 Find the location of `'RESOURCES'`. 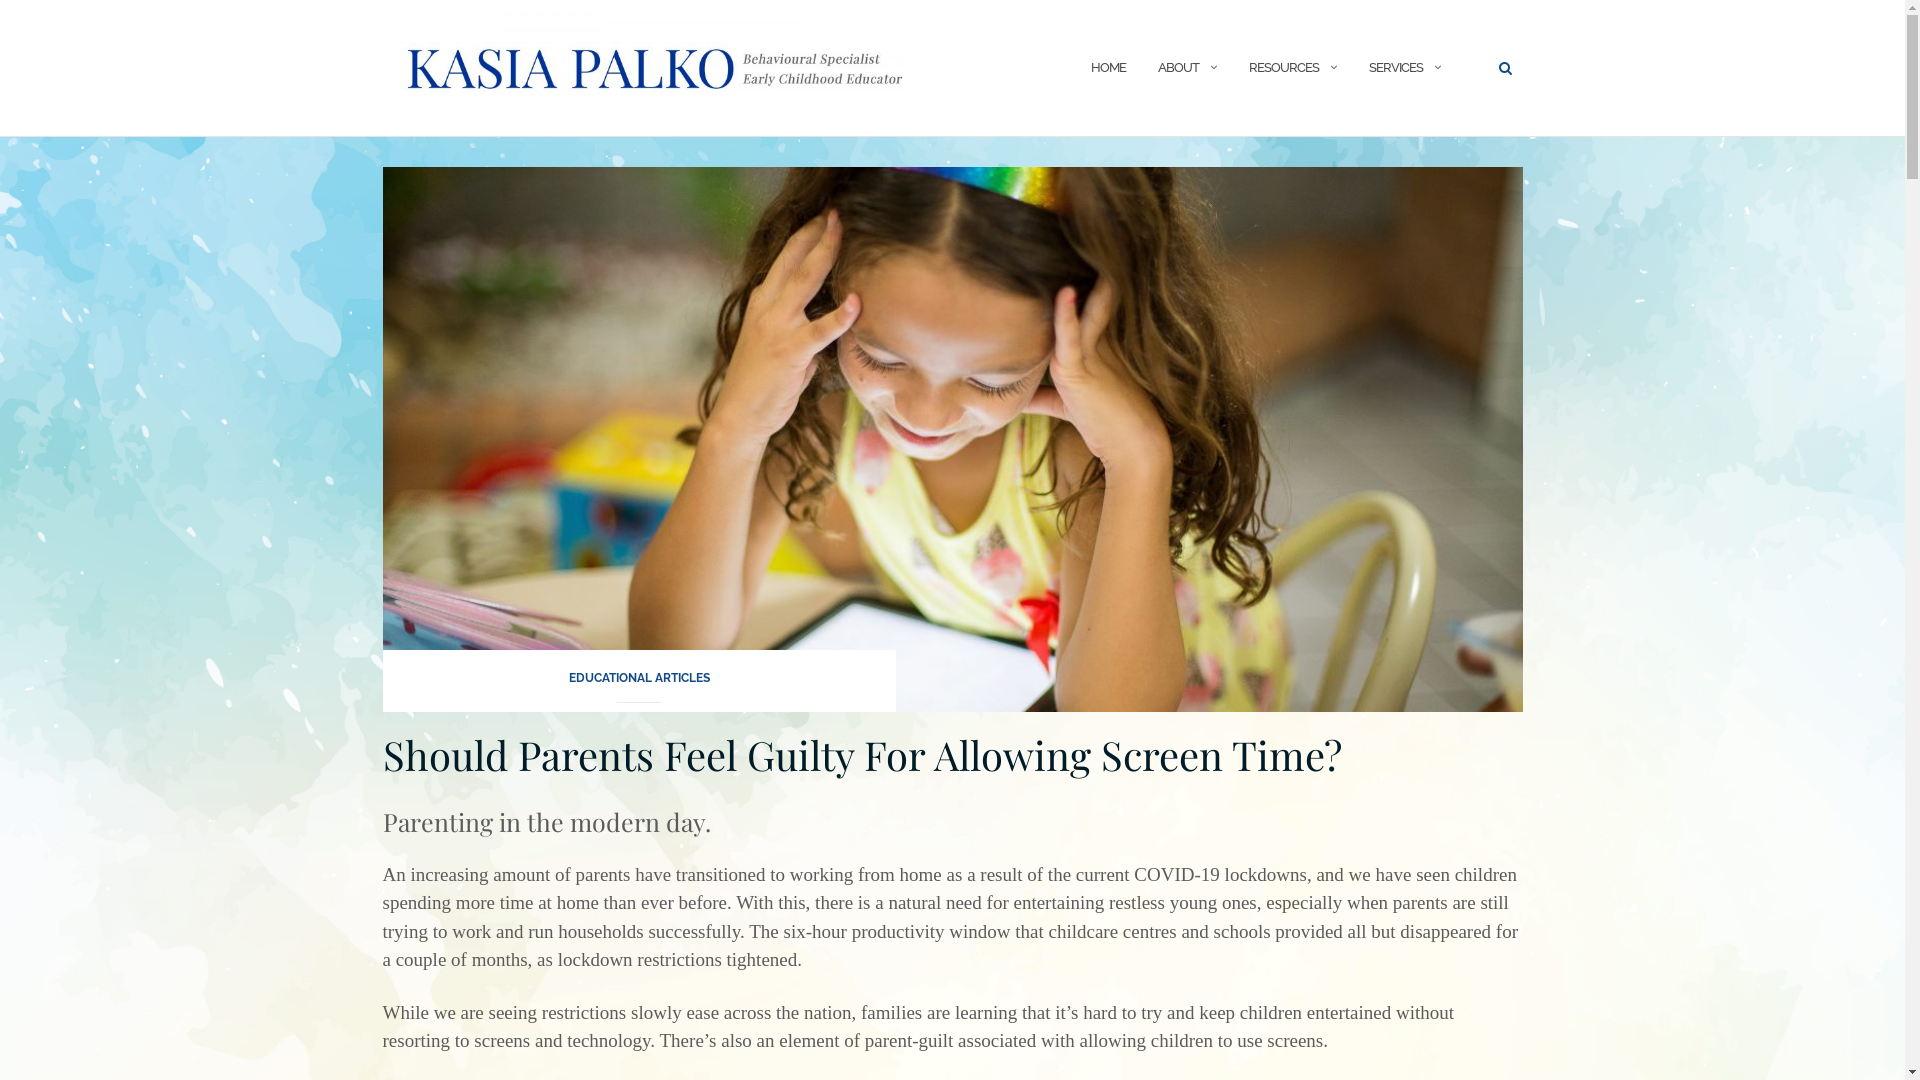

'RESOURCES' is located at coordinates (1282, 67).